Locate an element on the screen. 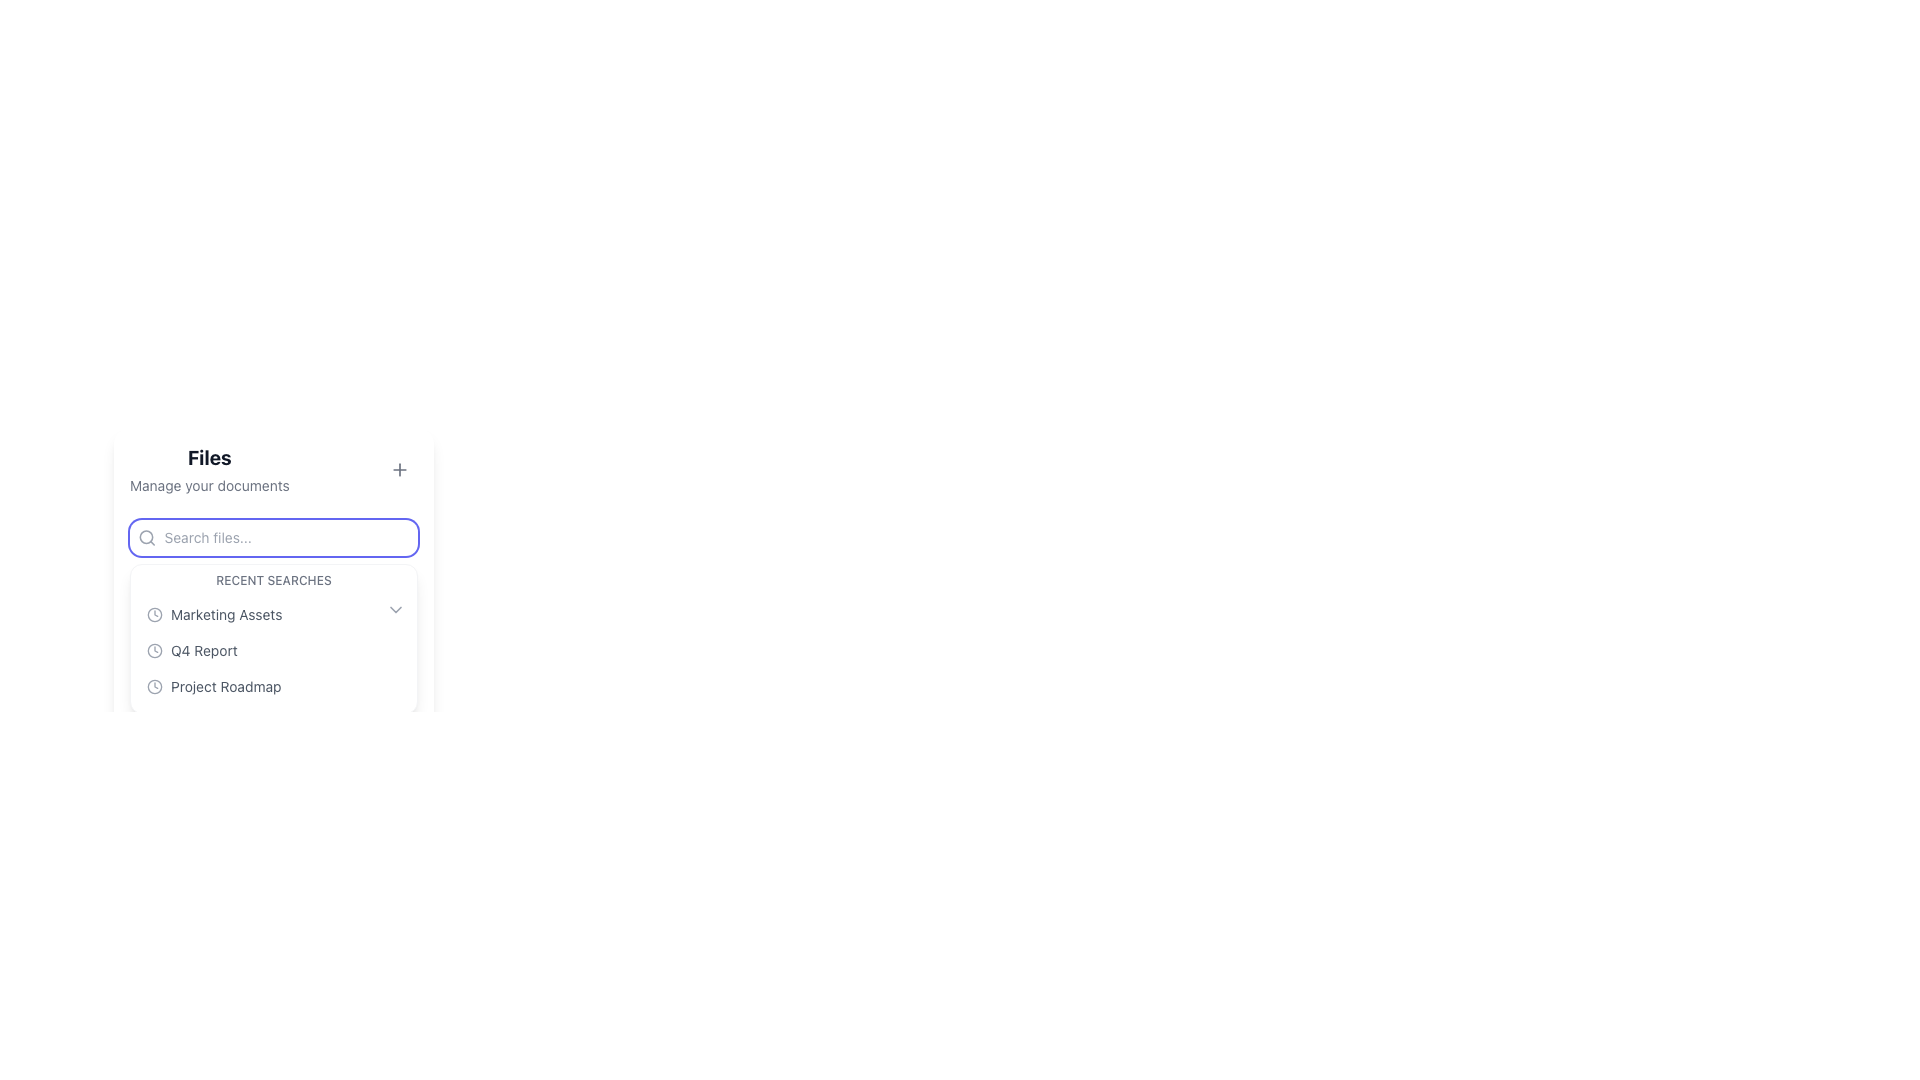 Image resolution: width=1920 pixels, height=1080 pixels. the recent search option located at the bottom of the 'RECENT SEARCHES' list is located at coordinates (272, 685).